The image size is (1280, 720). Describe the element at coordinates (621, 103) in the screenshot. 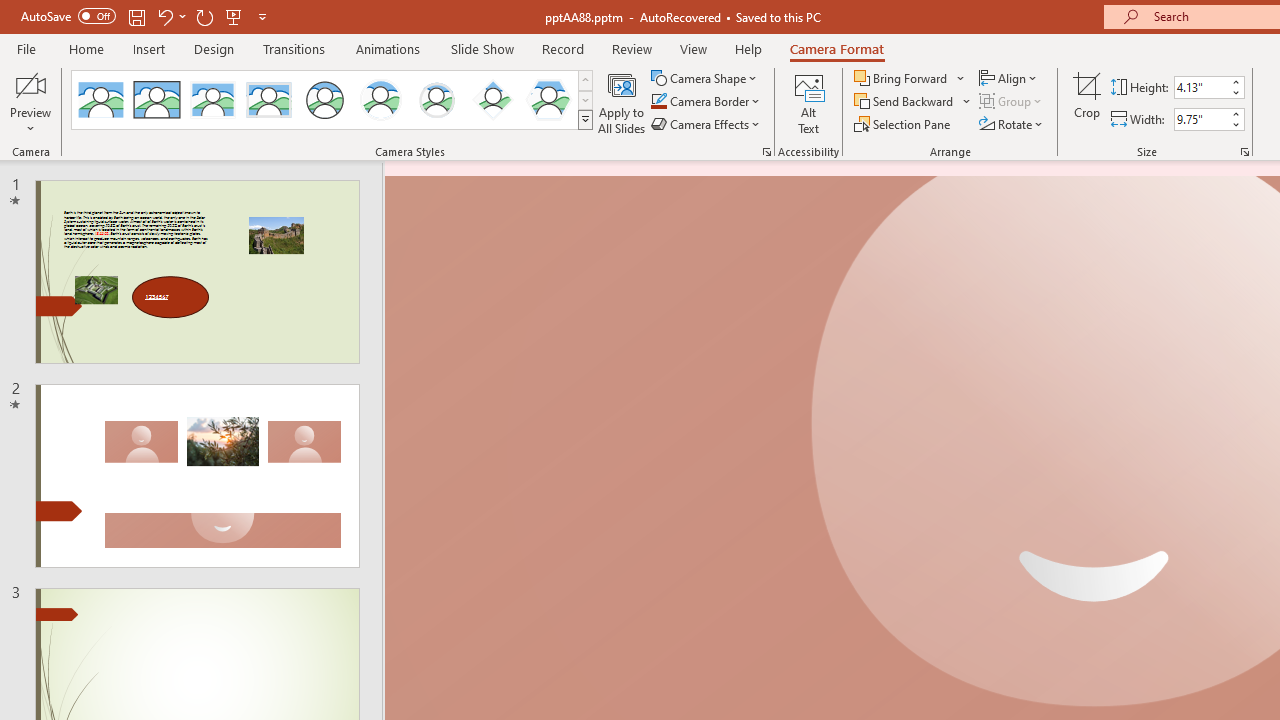

I see `'Apply to All Slides'` at that location.